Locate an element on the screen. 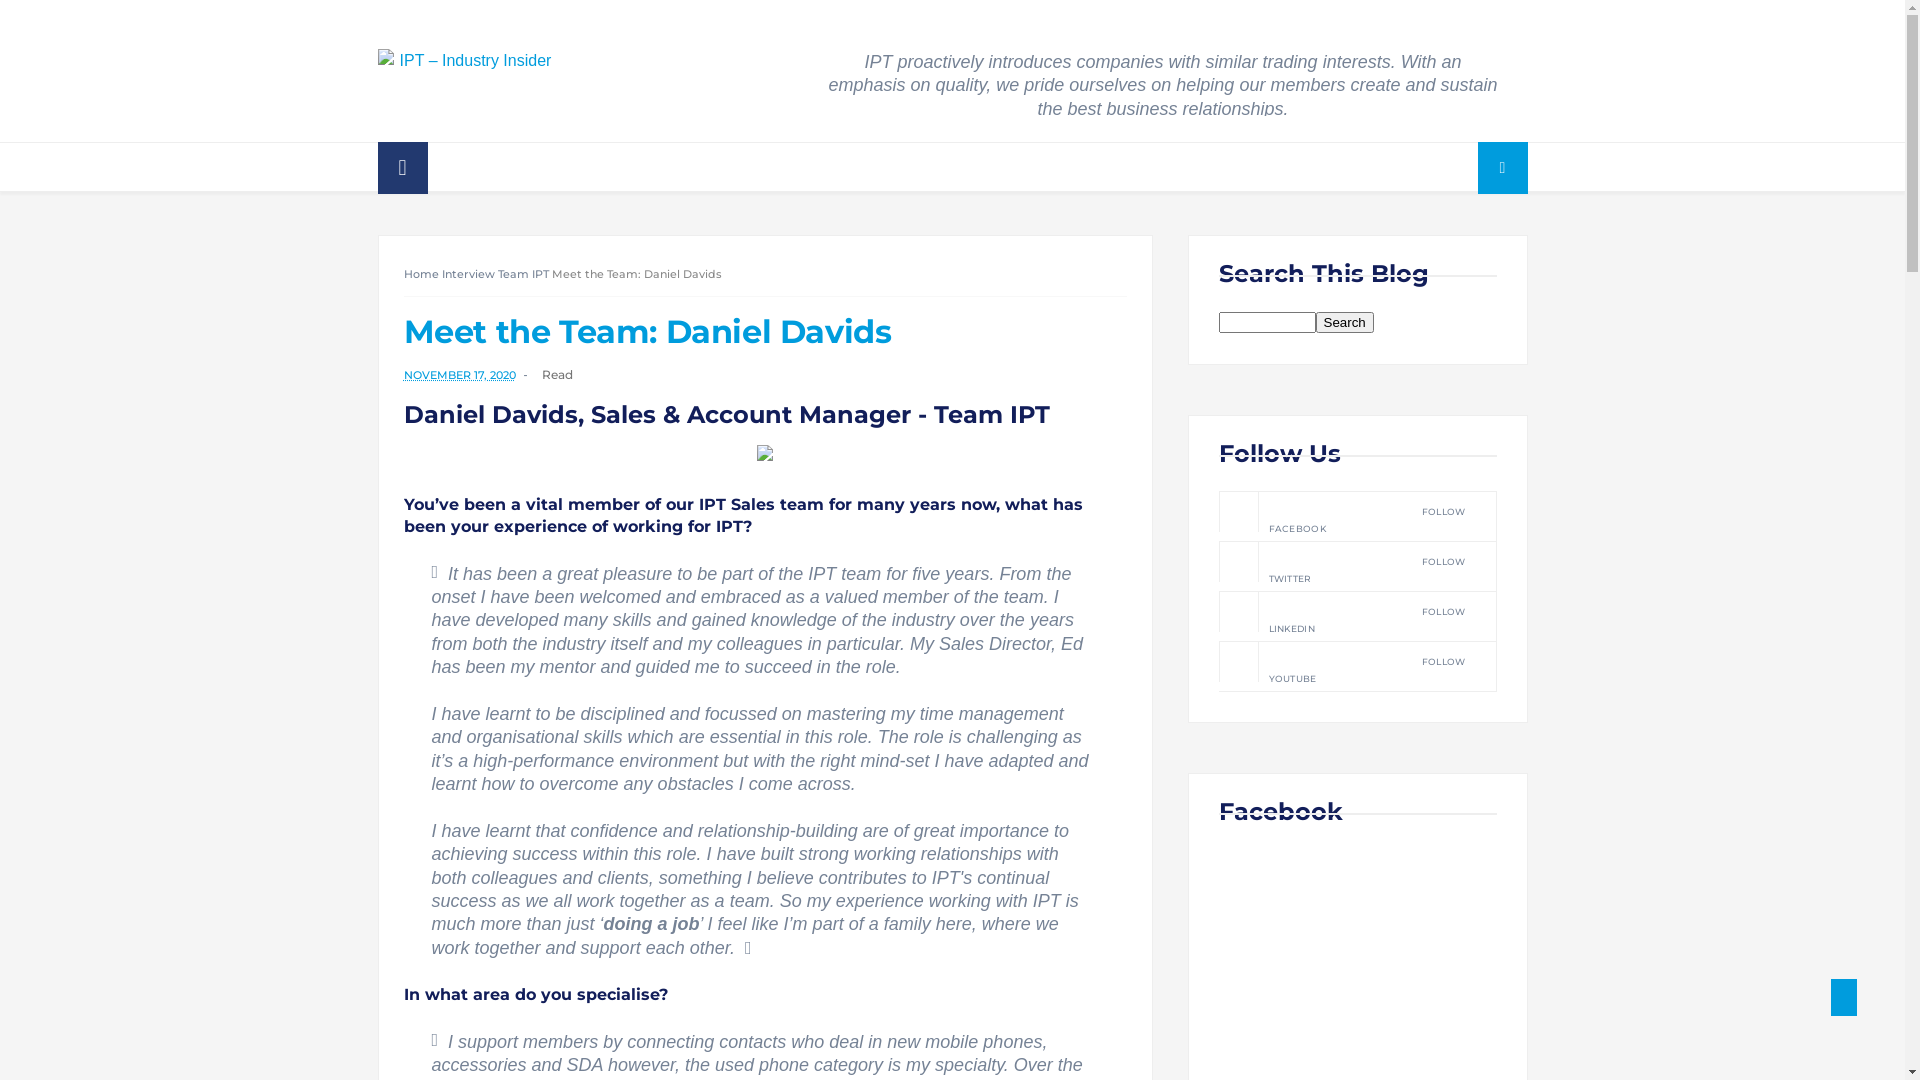 This screenshot has width=1920, height=1080. 'LINKEDIN is located at coordinates (1356, 615).